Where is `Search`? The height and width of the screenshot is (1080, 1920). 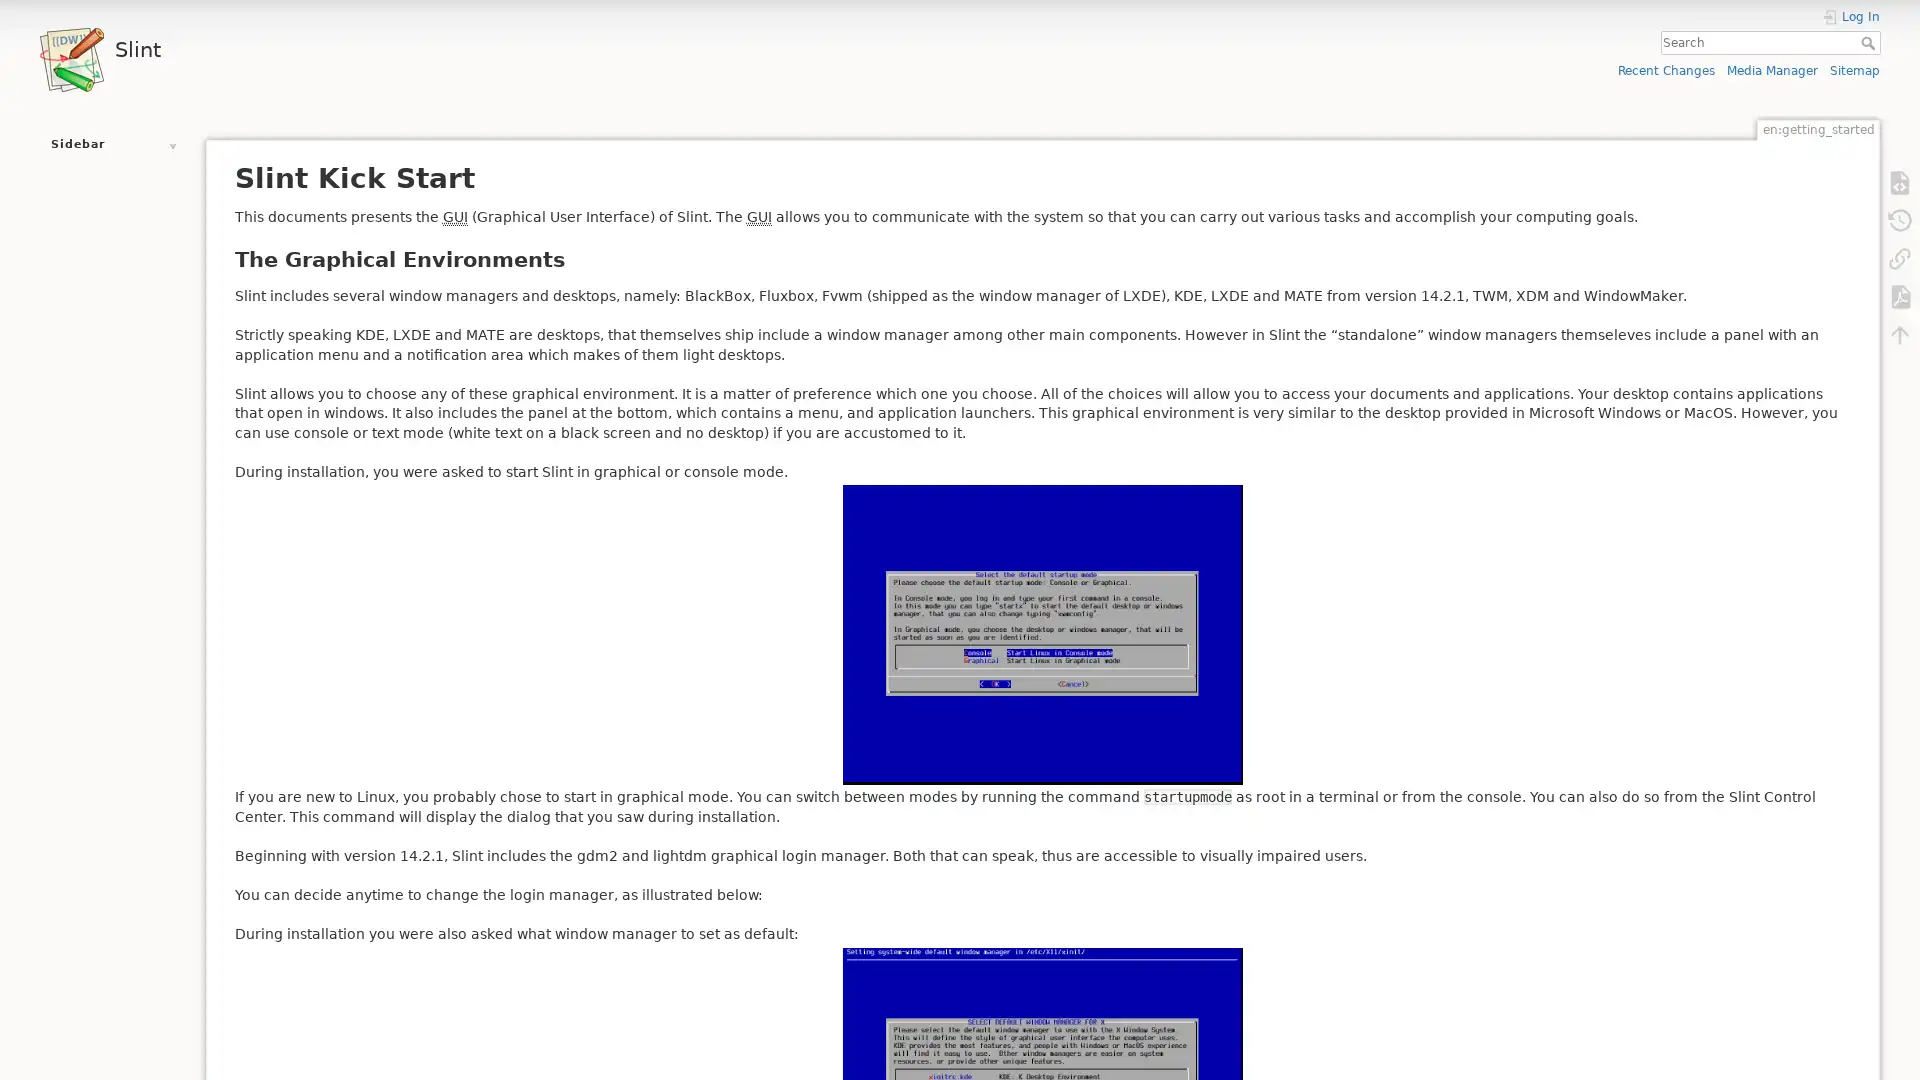 Search is located at coordinates (1869, 42).